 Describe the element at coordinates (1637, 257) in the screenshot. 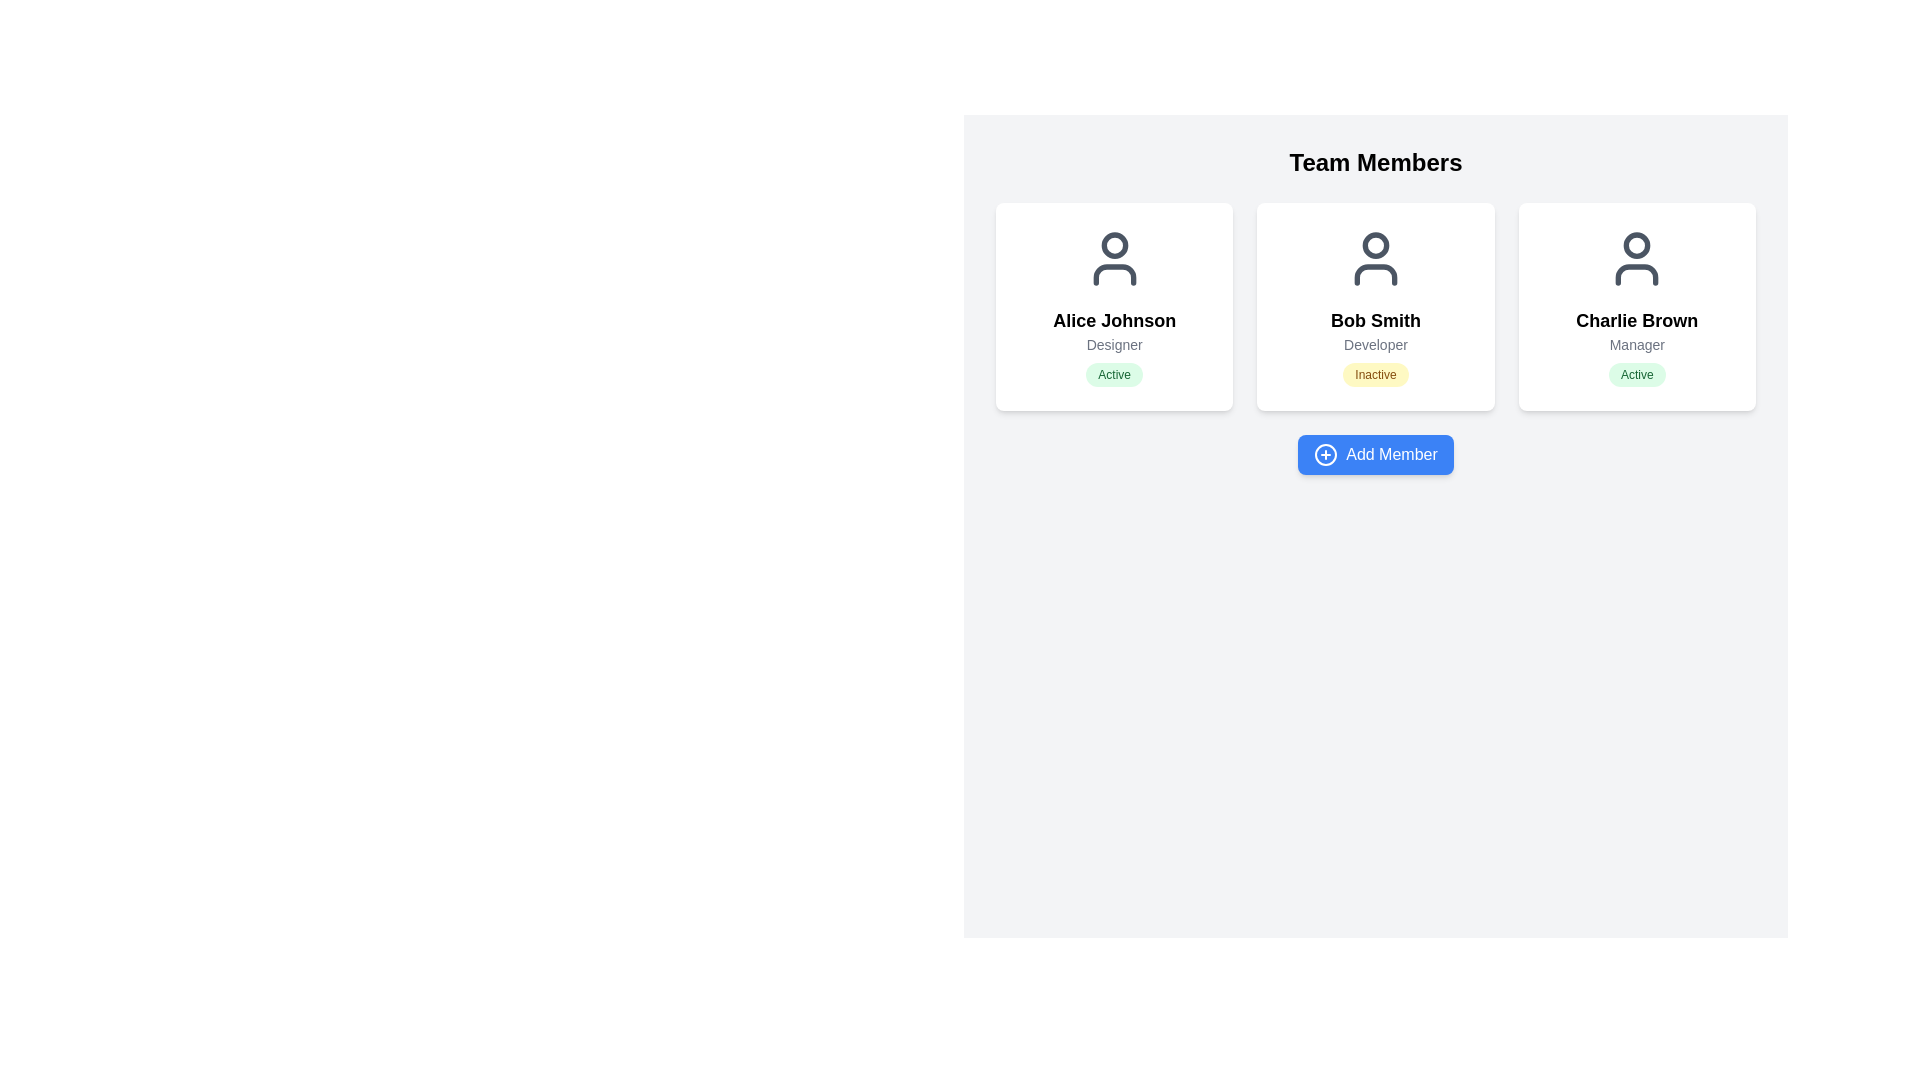

I see `the appearance of the user profile icon that resembles a circular head atop a U-shaped body, located at the top center of the card for Charlie Brown, above the name and designation` at that location.